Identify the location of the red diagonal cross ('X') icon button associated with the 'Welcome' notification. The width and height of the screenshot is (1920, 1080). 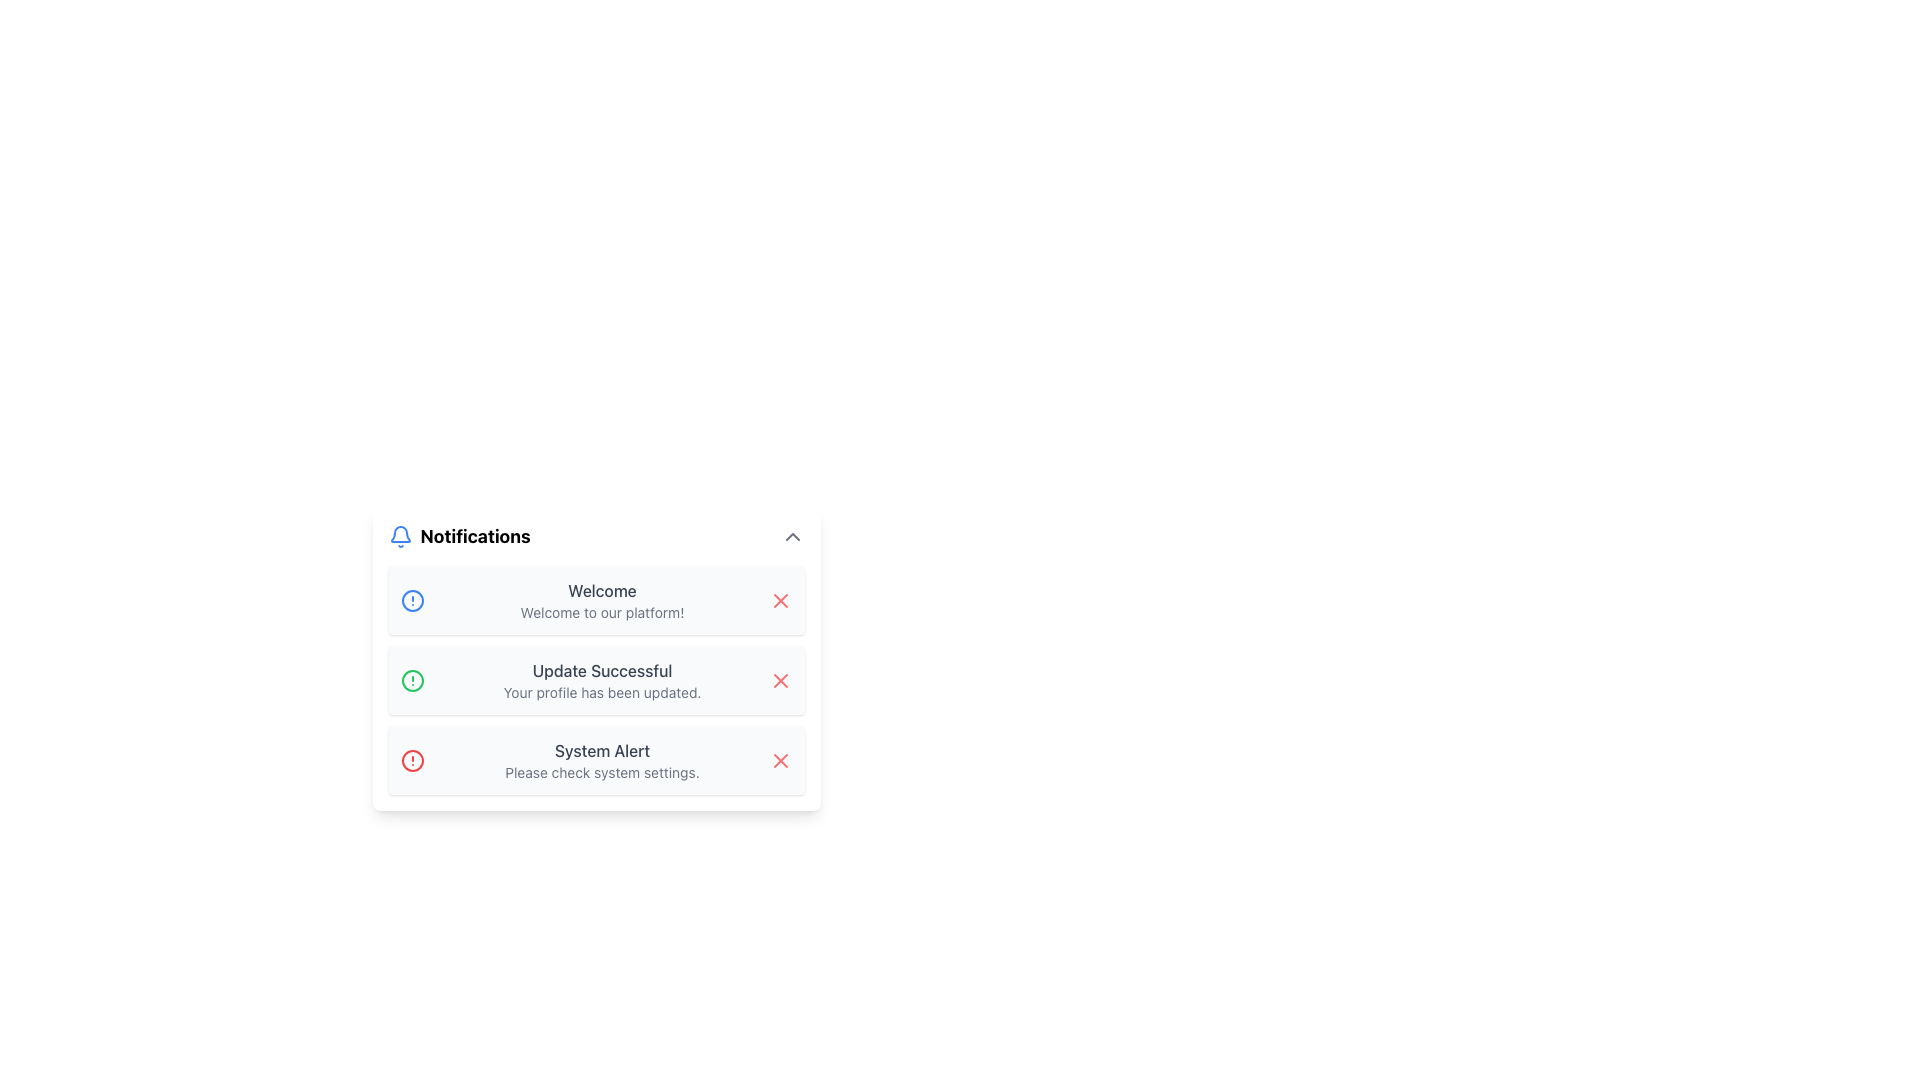
(779, 600).